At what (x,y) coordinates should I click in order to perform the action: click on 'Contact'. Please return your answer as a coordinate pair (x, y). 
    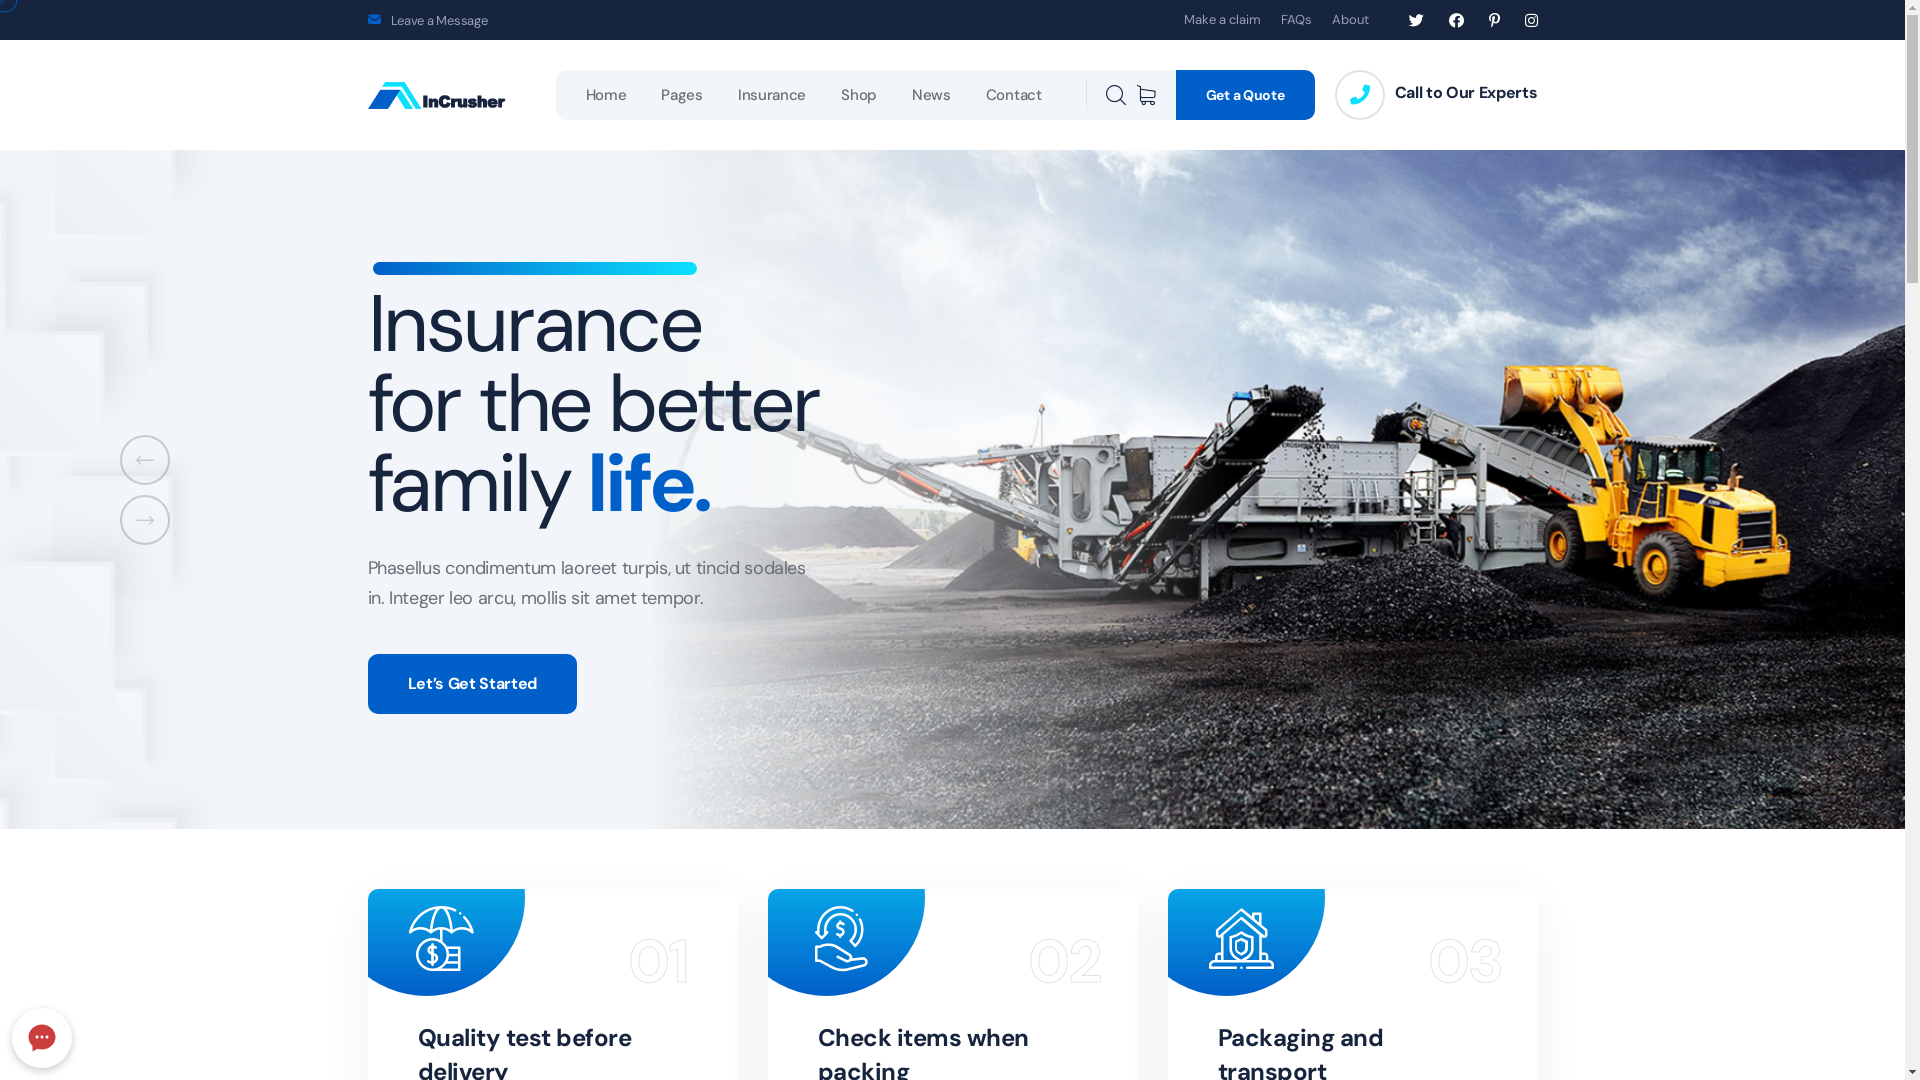
    Looking at the image, I should click on (985, 95).